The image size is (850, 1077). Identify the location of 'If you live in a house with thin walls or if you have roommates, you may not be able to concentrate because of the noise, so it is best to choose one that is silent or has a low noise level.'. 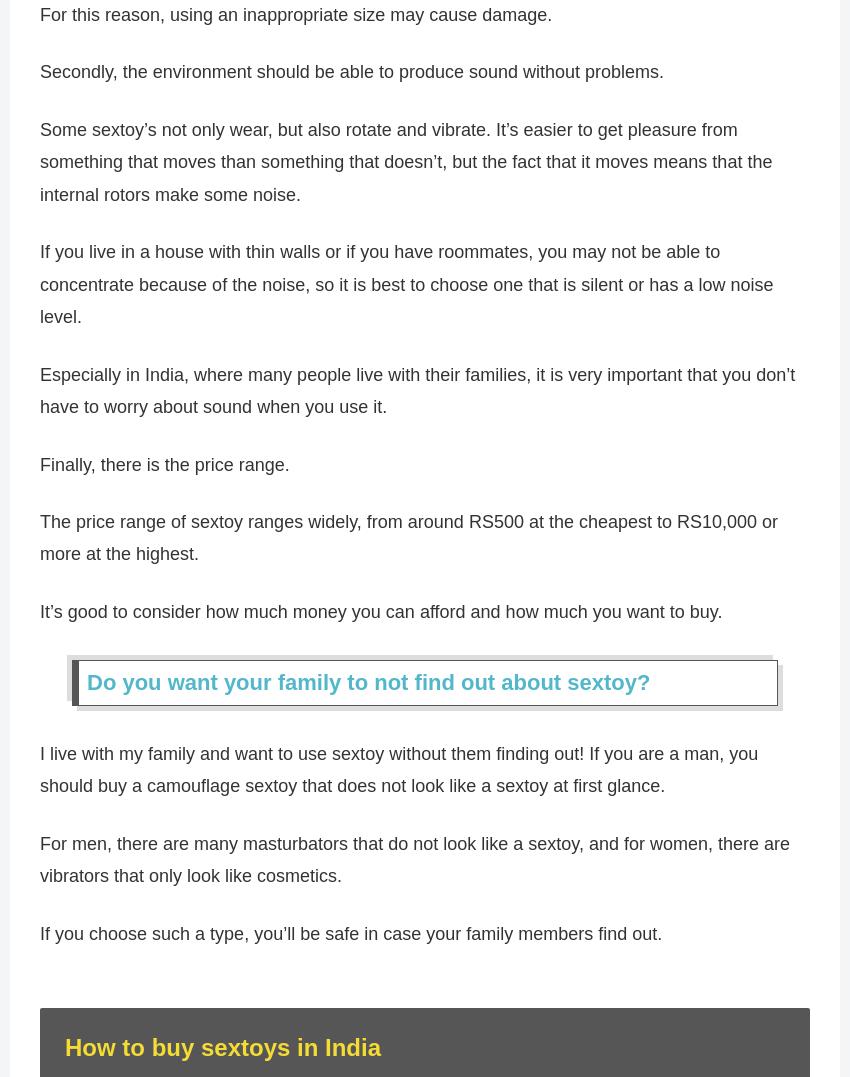
(406, 293).